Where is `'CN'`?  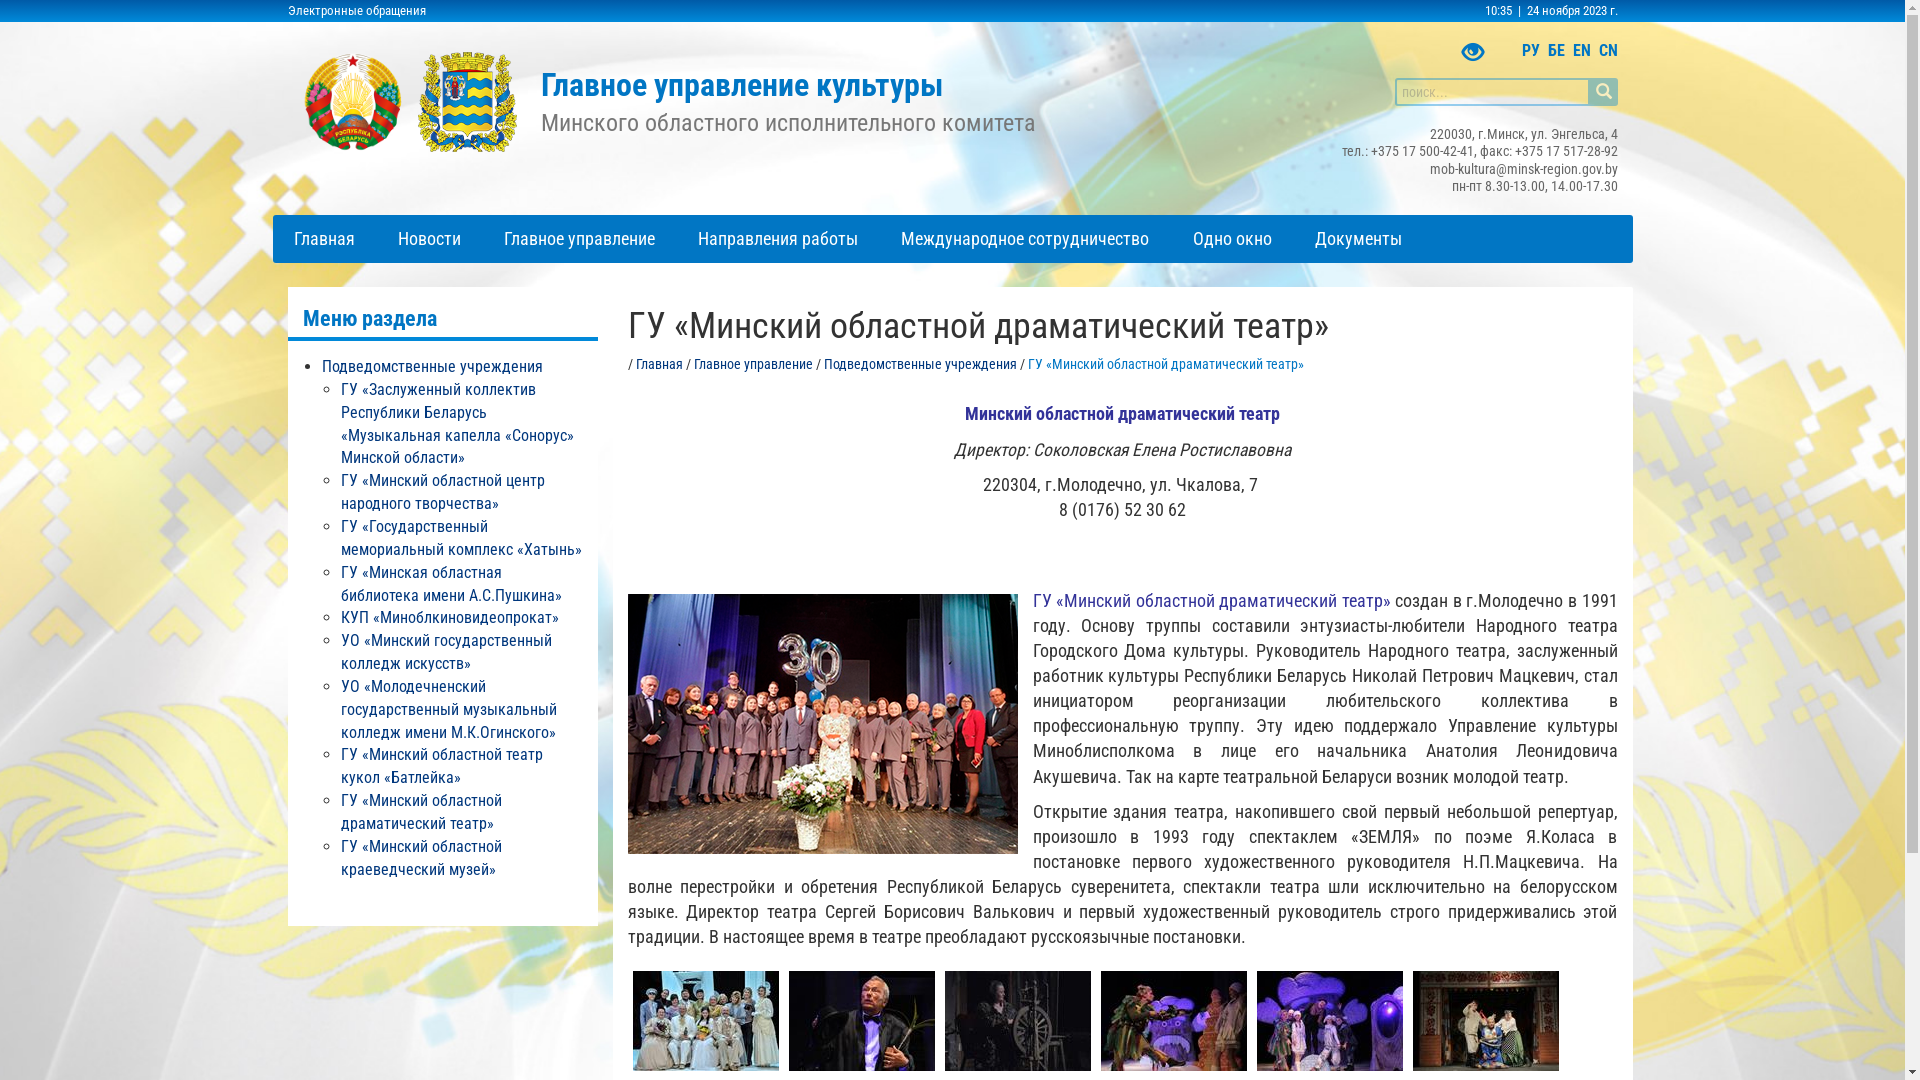 'CN' is located at coordinates (1607, 49).